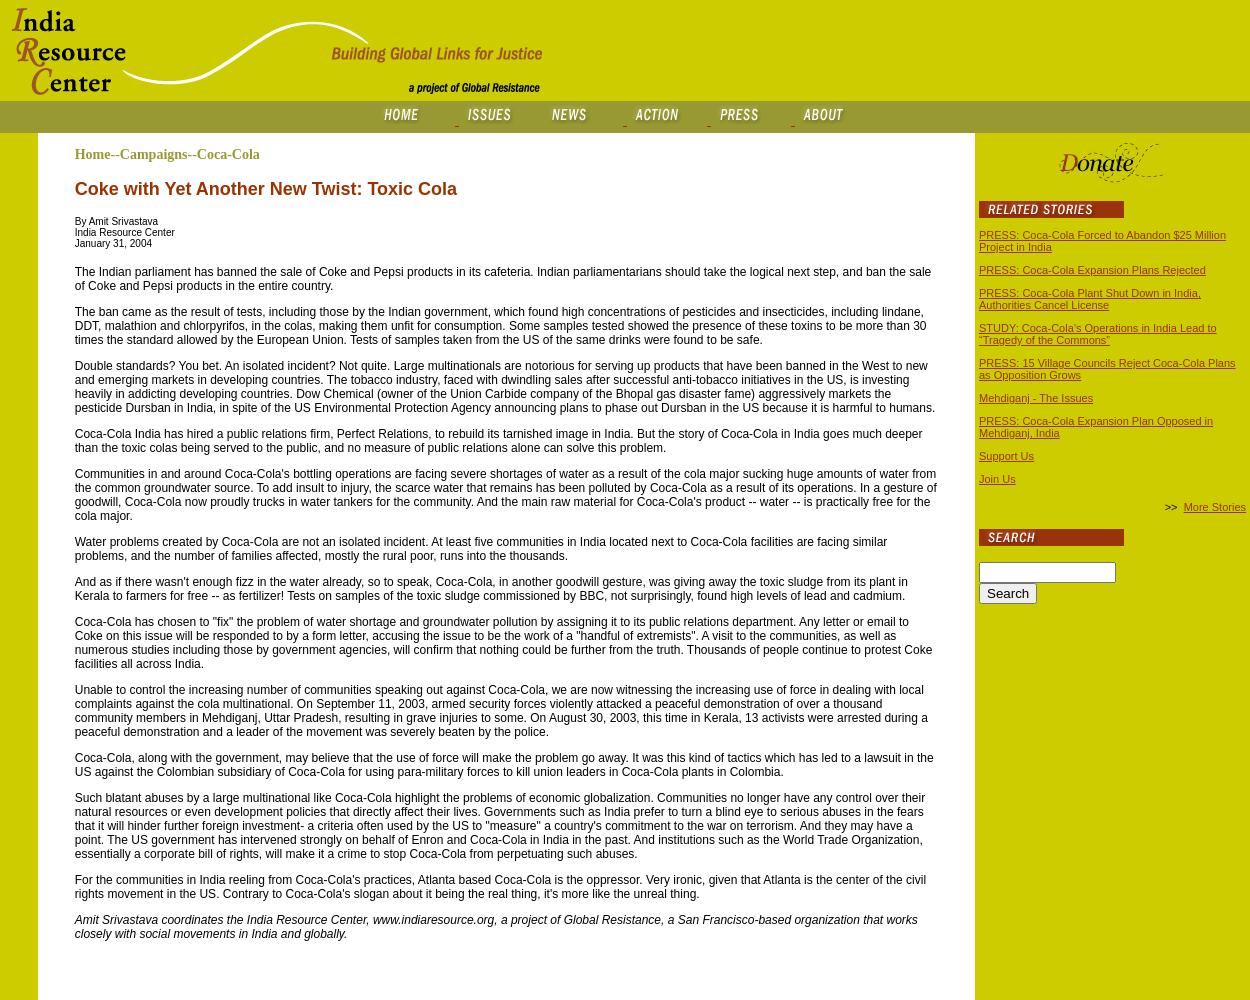 Image resolution: width=1250 pixels, height=1000 pixels. What do you see at coordinates (123, 231) in the screenshot?
I see `'India Resource Center'` at bounding box center [123, 231].